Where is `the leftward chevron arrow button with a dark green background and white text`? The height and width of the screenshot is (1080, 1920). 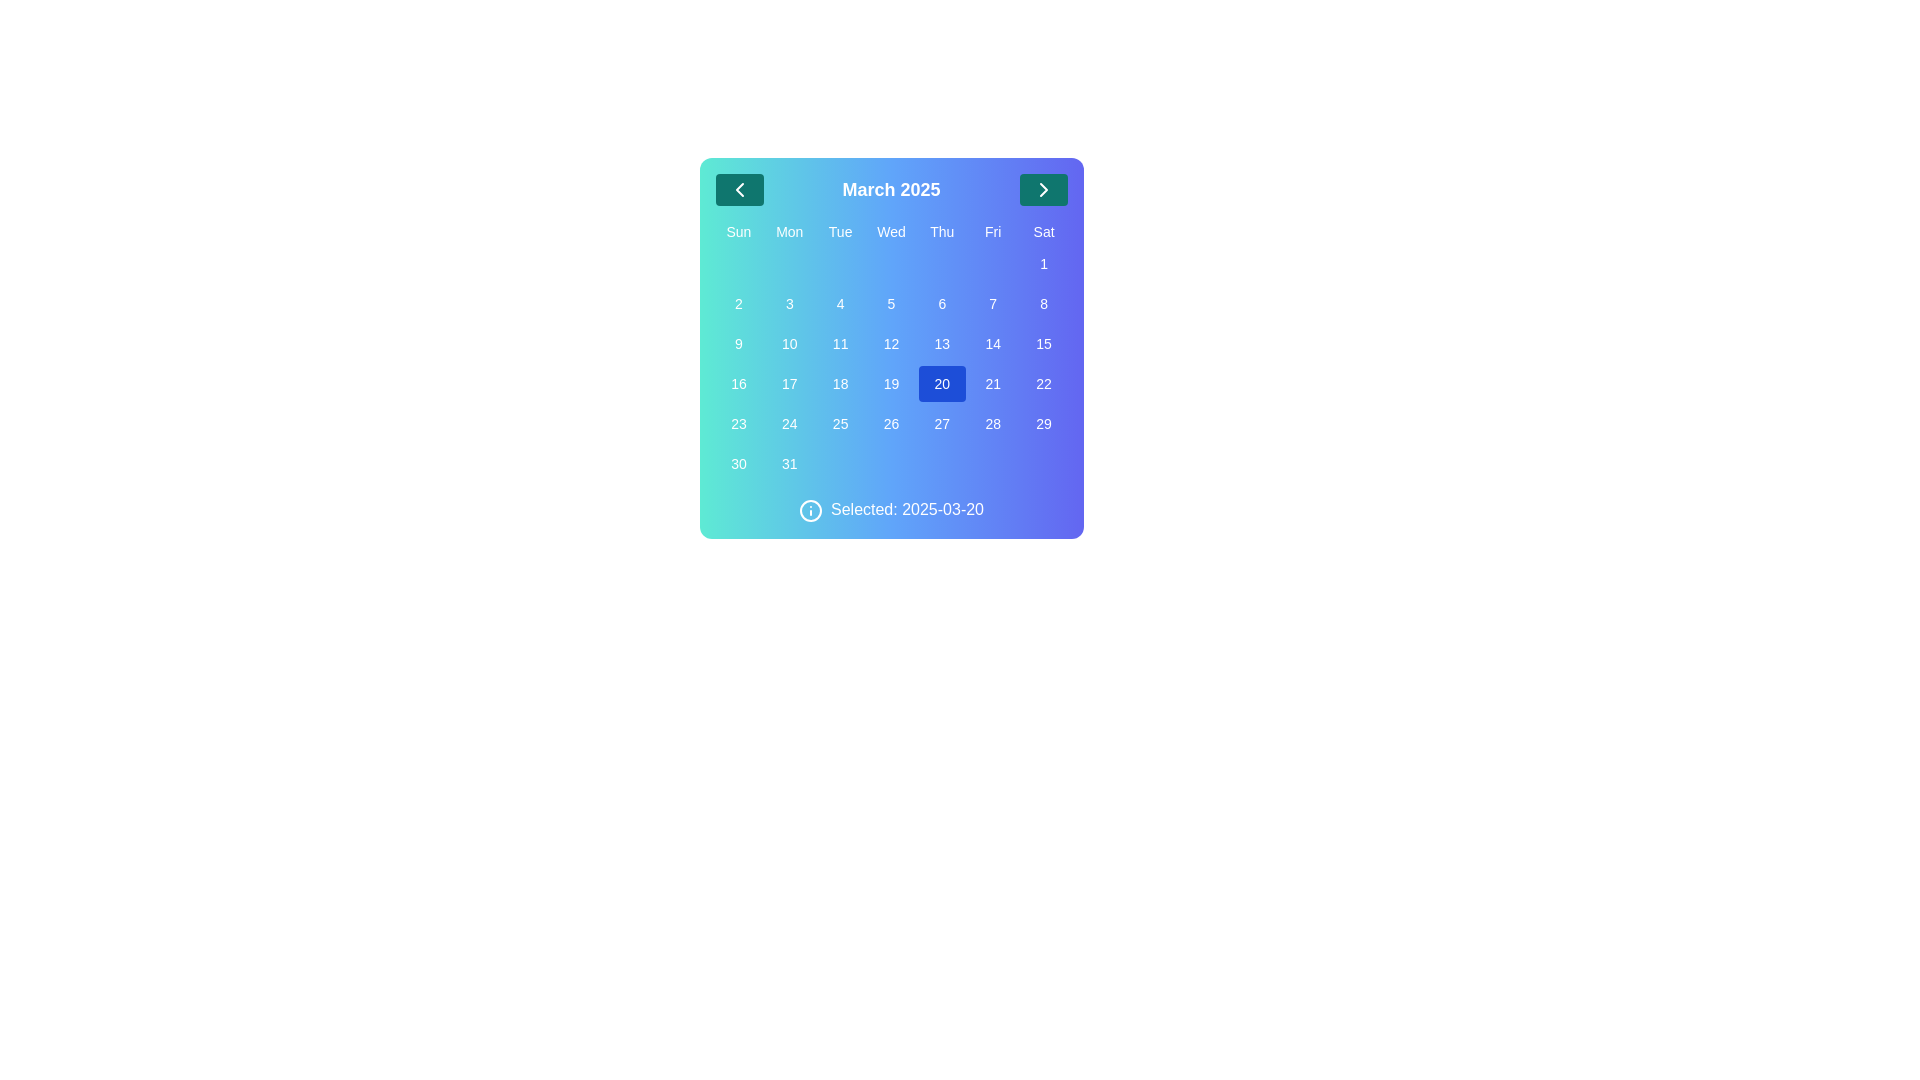
the leftward chevron arrow button with a dark green background and white text is located at coordinates (738, 189).